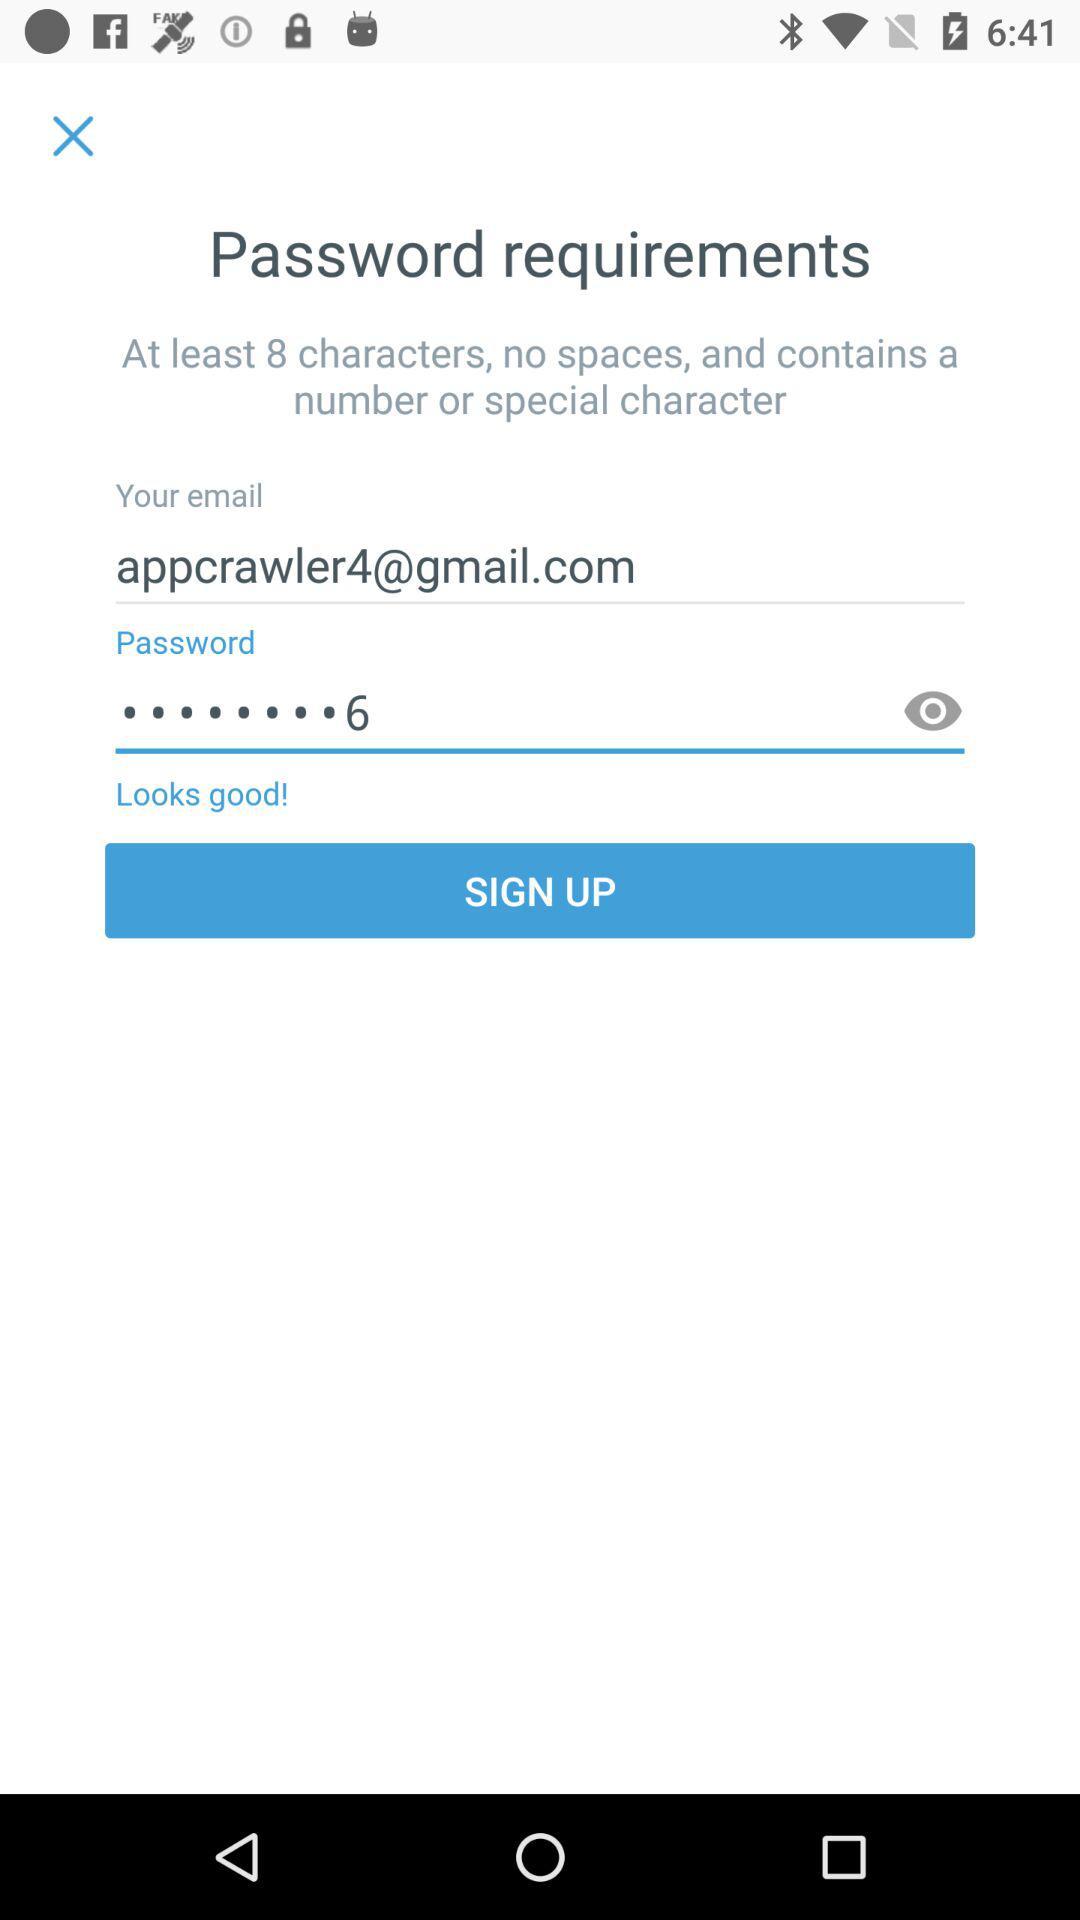 Image resolution: width=1080 pixels, height=1920 pixels. I want to click on appcrawler4@gmail.com, so click(540, 564).